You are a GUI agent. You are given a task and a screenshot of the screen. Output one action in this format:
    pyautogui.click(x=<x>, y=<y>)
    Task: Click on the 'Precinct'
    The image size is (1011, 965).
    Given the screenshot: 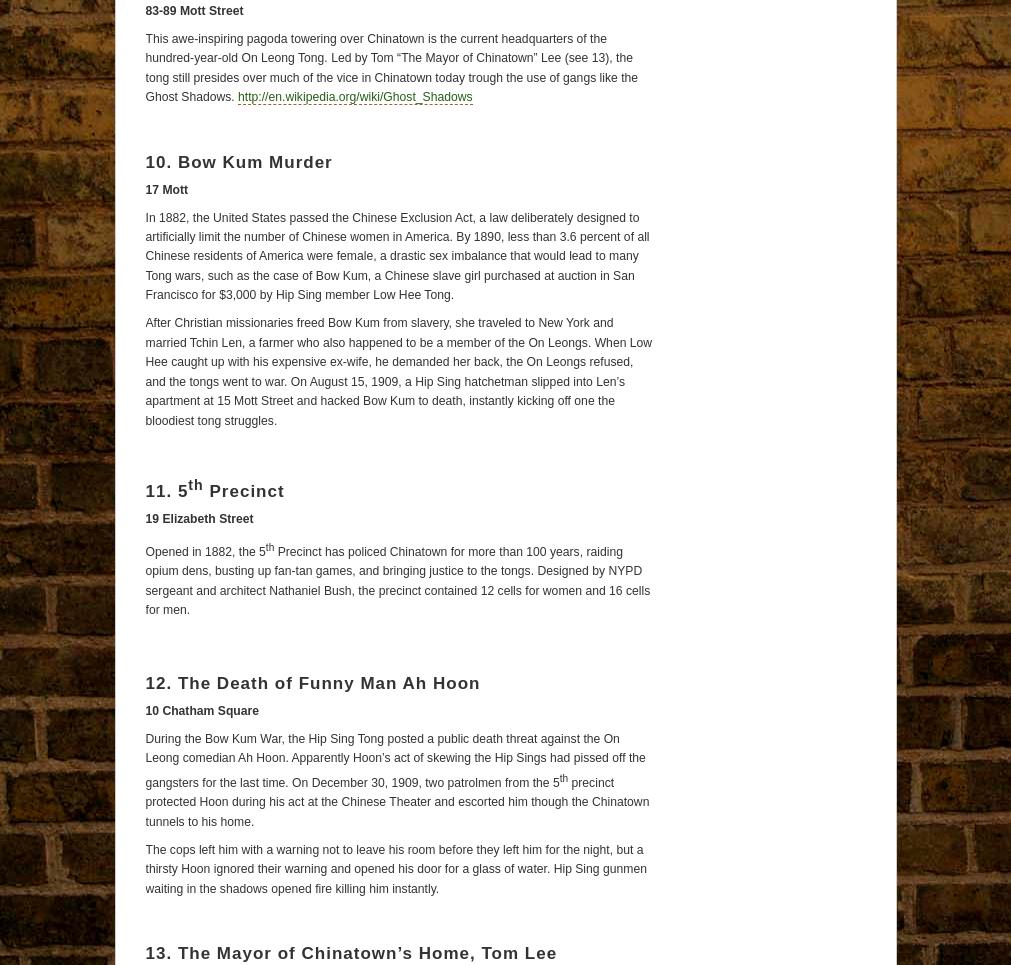 What is the action you would take?
    pyautogui.click(x=243, y=490)
    